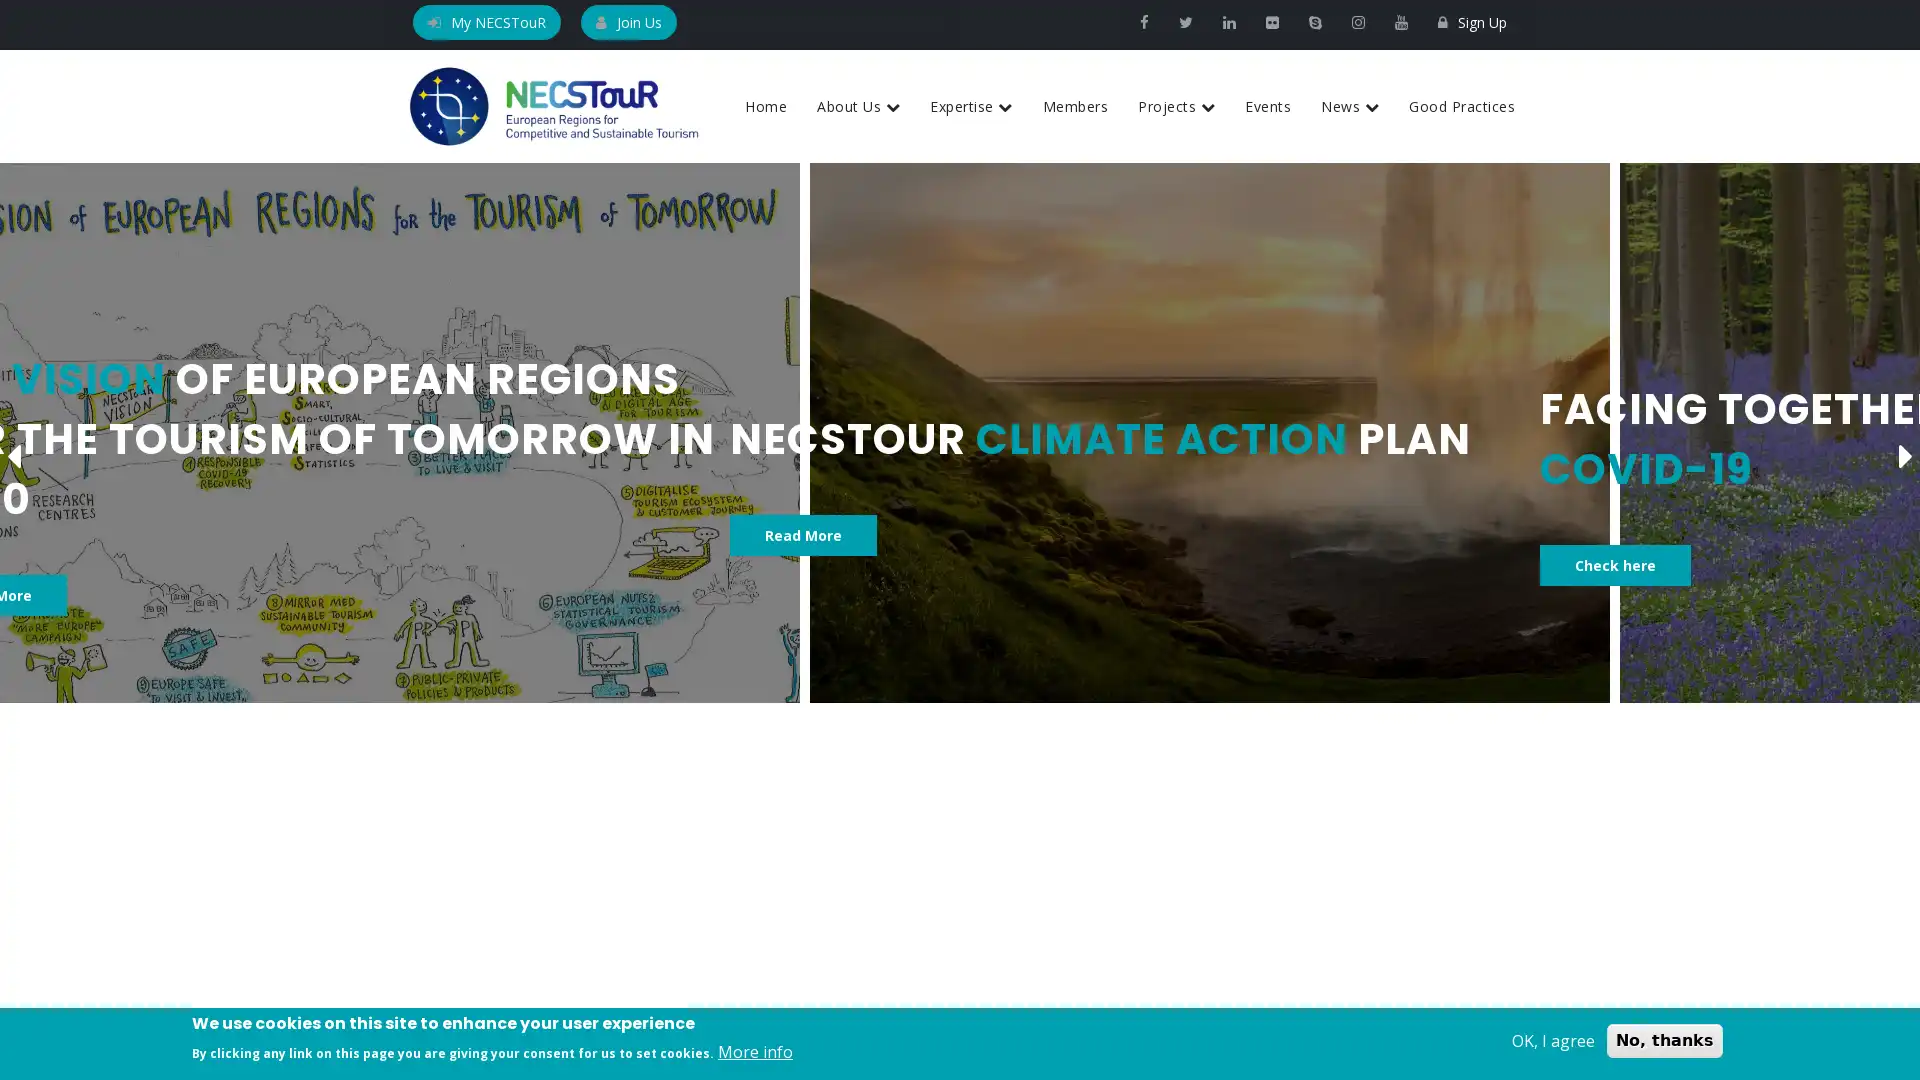 This screenshot has width=1920, height=1080. What do you see at coordinates (754, 1051) in the screenshot?
I see `More info` at bounding box center [754, 1051].